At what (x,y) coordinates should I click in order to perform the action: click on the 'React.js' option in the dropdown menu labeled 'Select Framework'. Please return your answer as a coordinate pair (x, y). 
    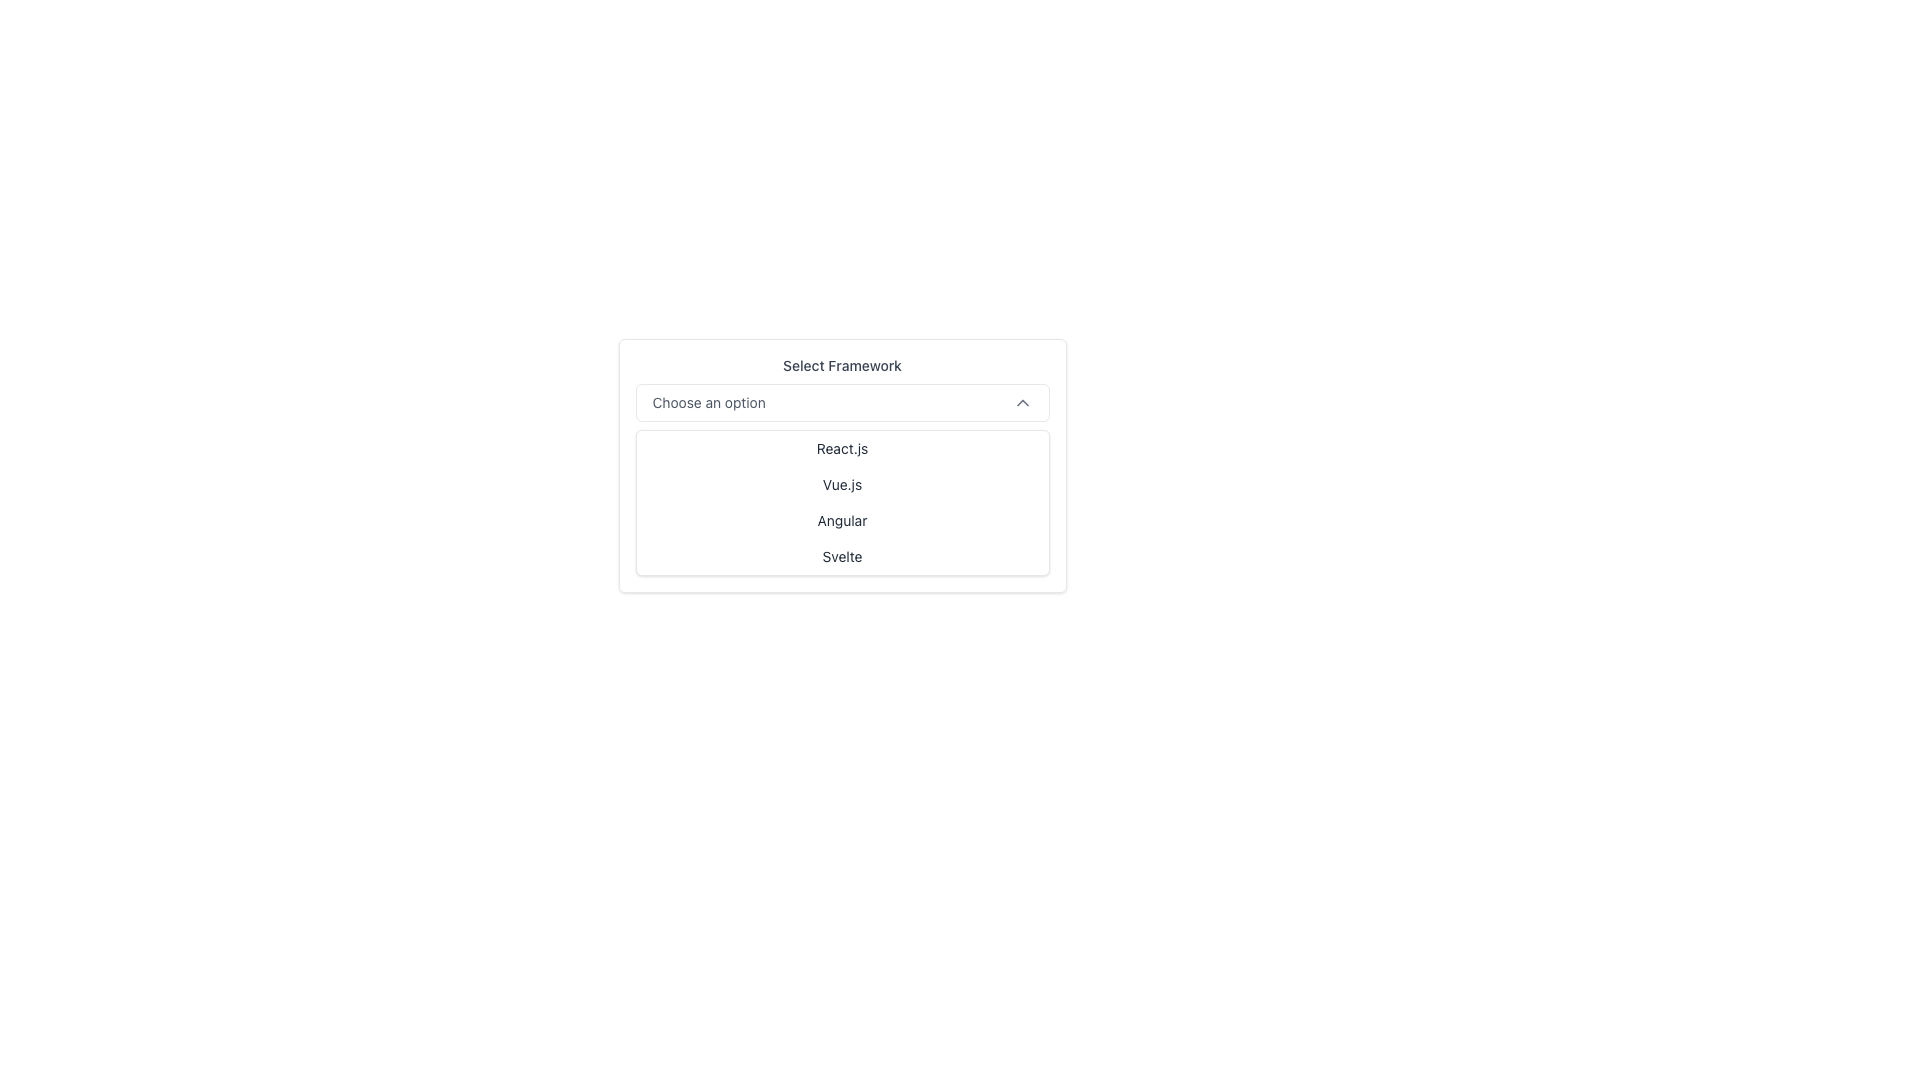
    Looking at the image, I should click on (842, 447).